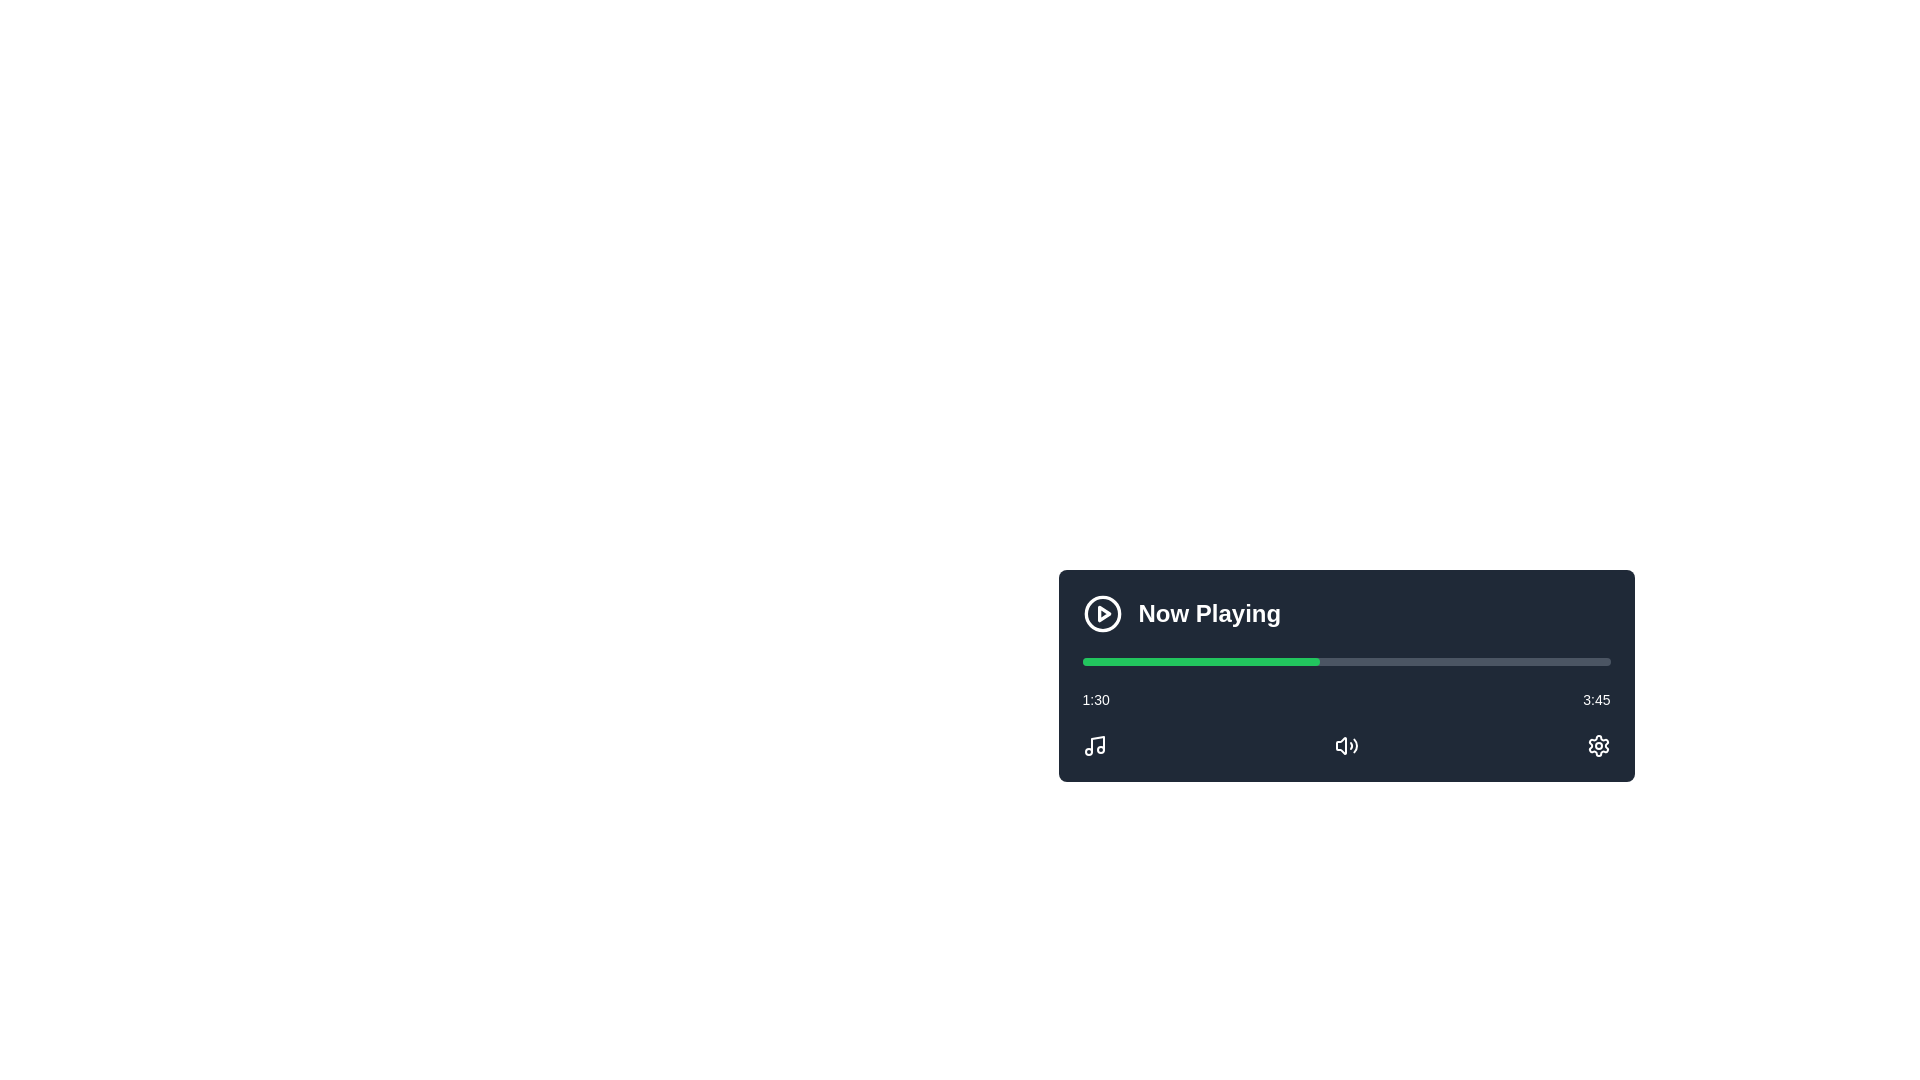 The width and height of the screenshot is (1920, 1080). Describe the element at coordinates (1103, 612) in the screenshot. I see `the triangular 'play' button located within the circular icon on the leftmost part of the media player interface to initiate playback of the current track` at that location.